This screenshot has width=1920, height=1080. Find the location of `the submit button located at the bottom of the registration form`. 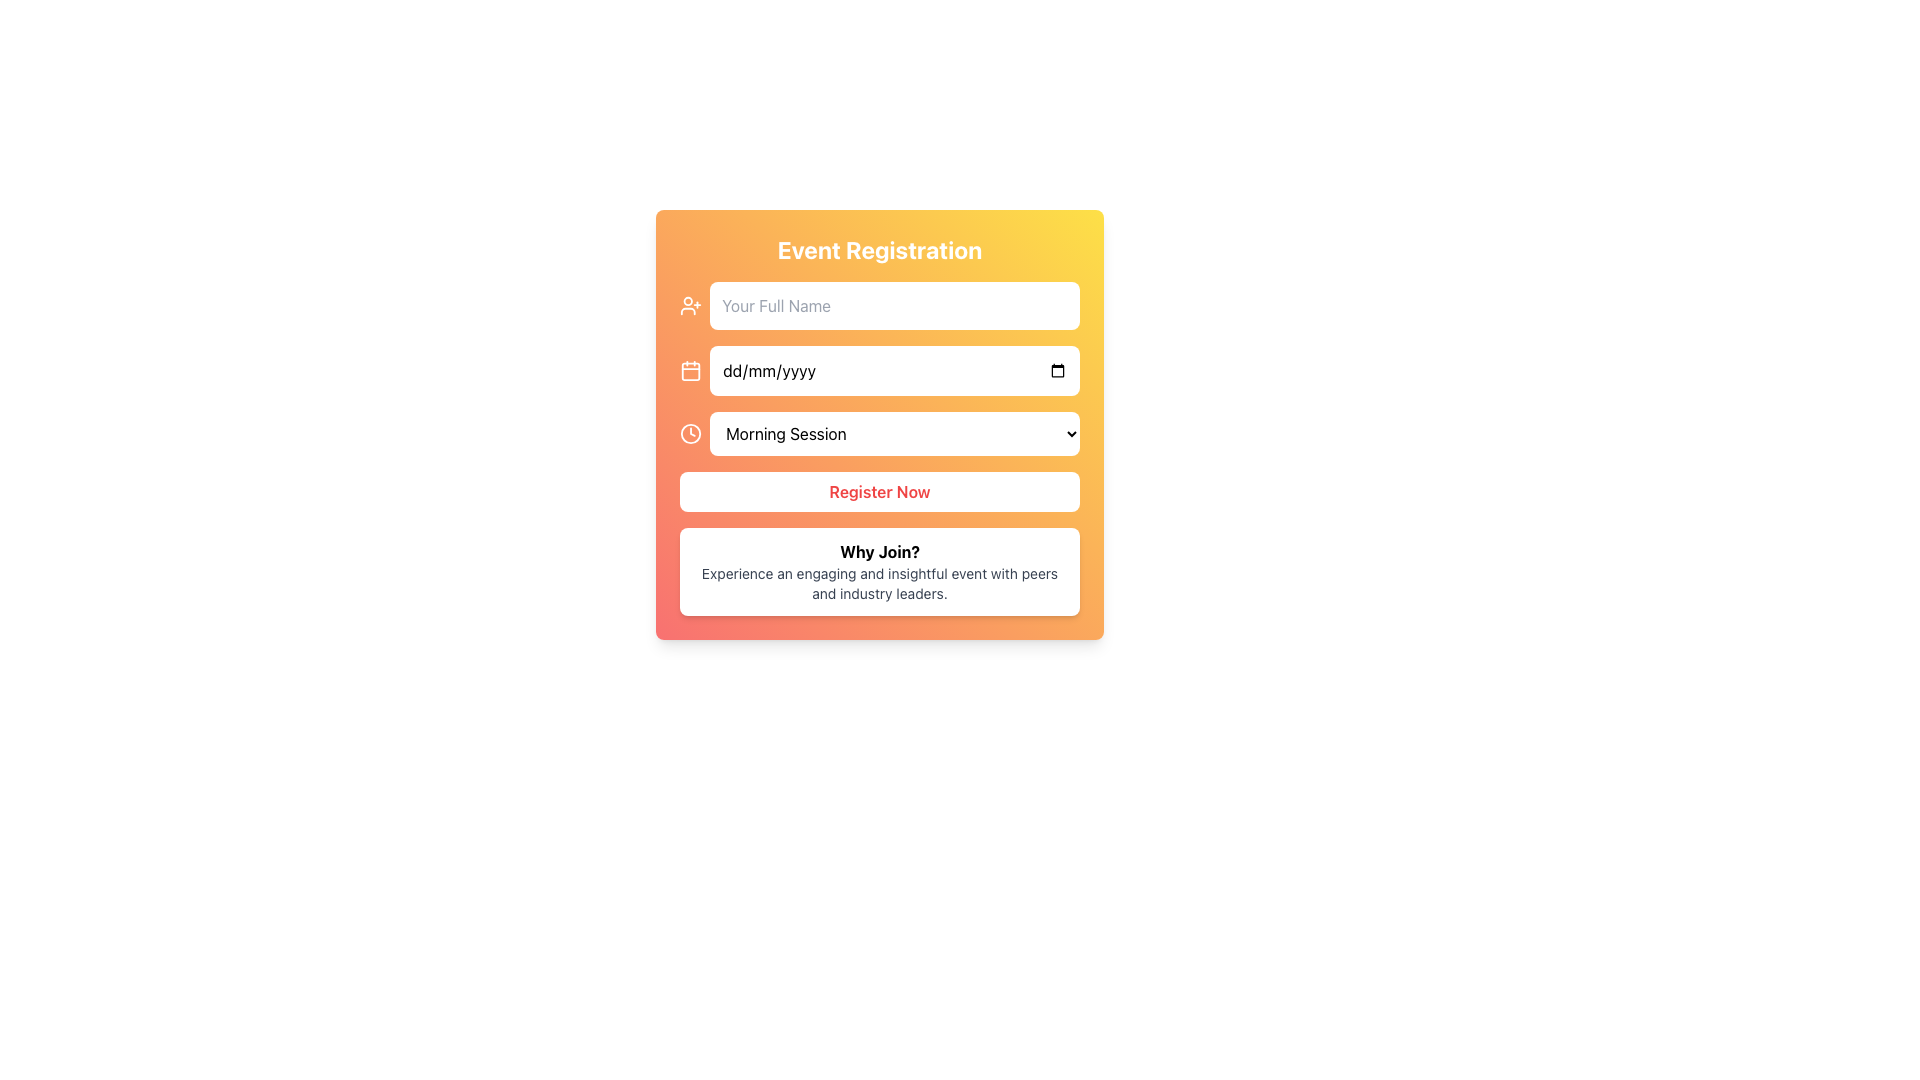

the submit button located at the bottom of the registration form is located at coordinates (879, 492).